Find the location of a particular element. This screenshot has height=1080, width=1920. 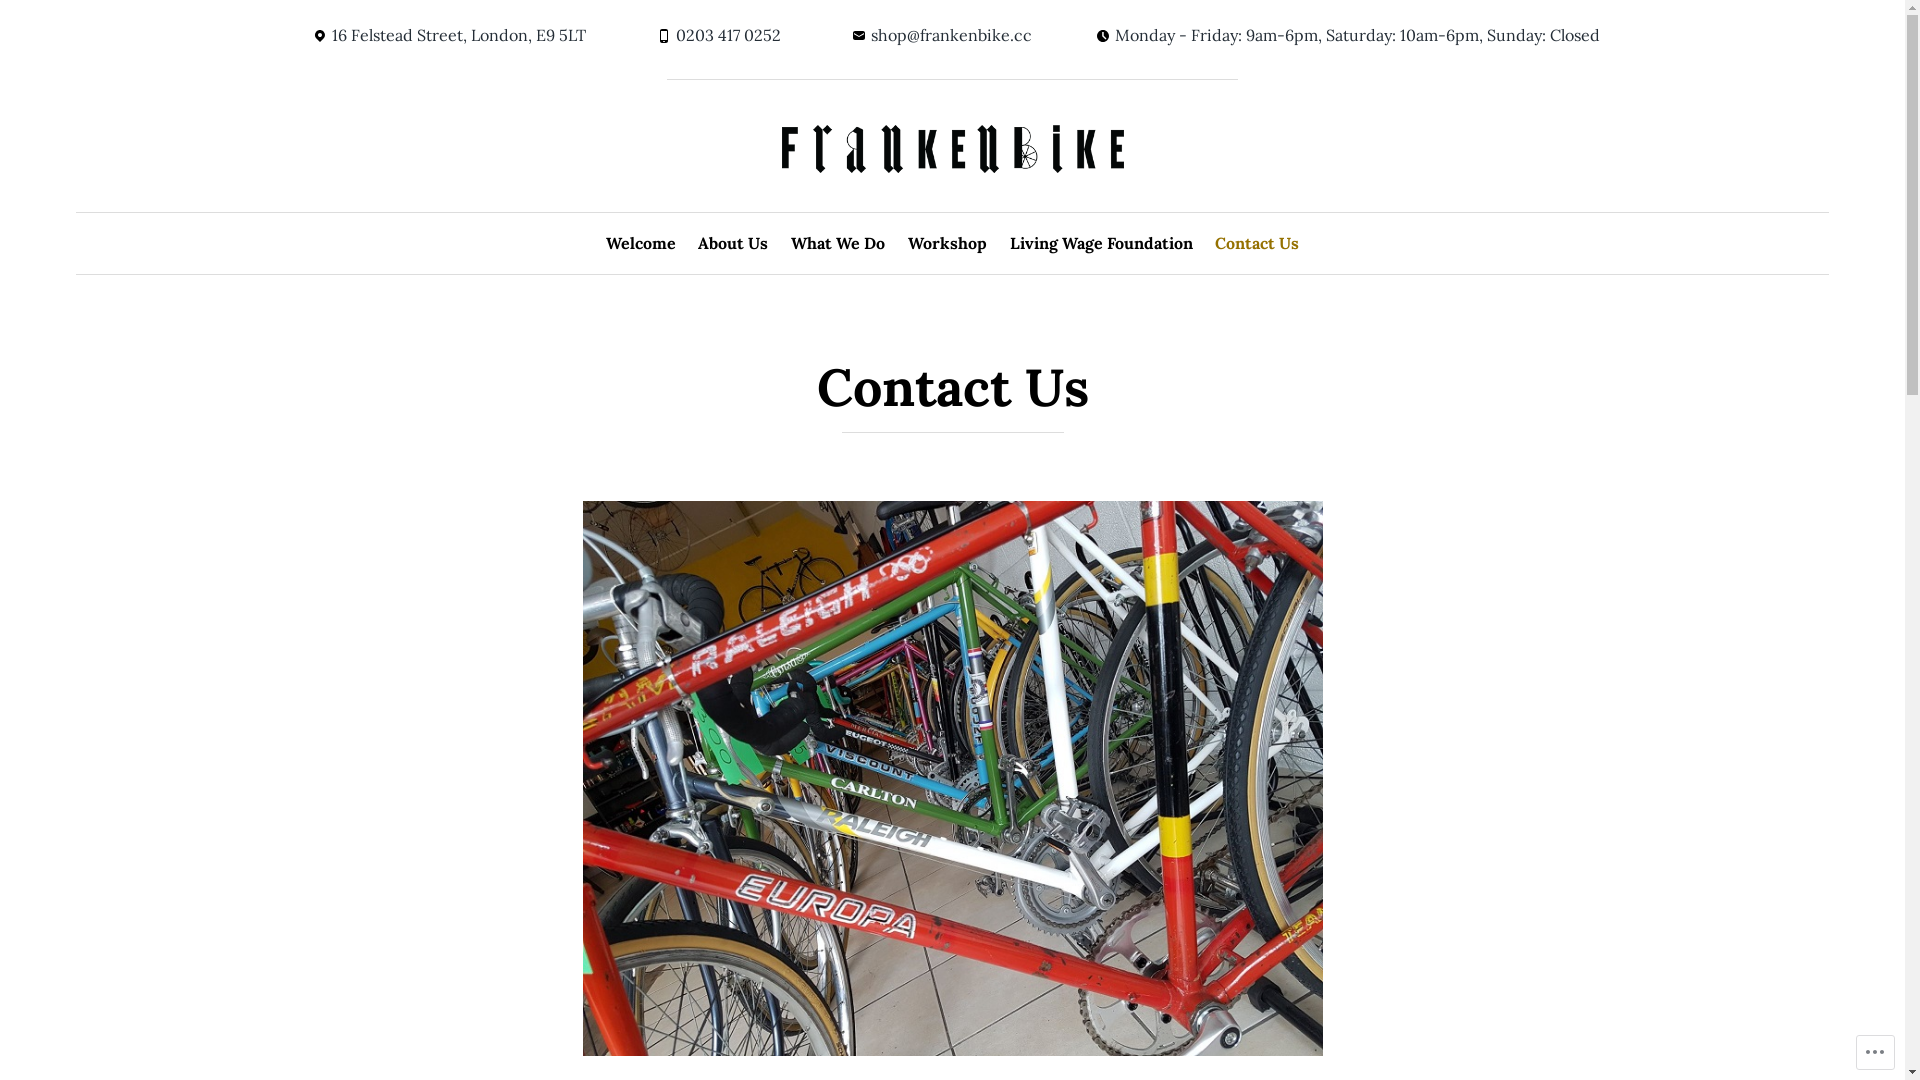

'About Us' is located at coordinates (732, 242).